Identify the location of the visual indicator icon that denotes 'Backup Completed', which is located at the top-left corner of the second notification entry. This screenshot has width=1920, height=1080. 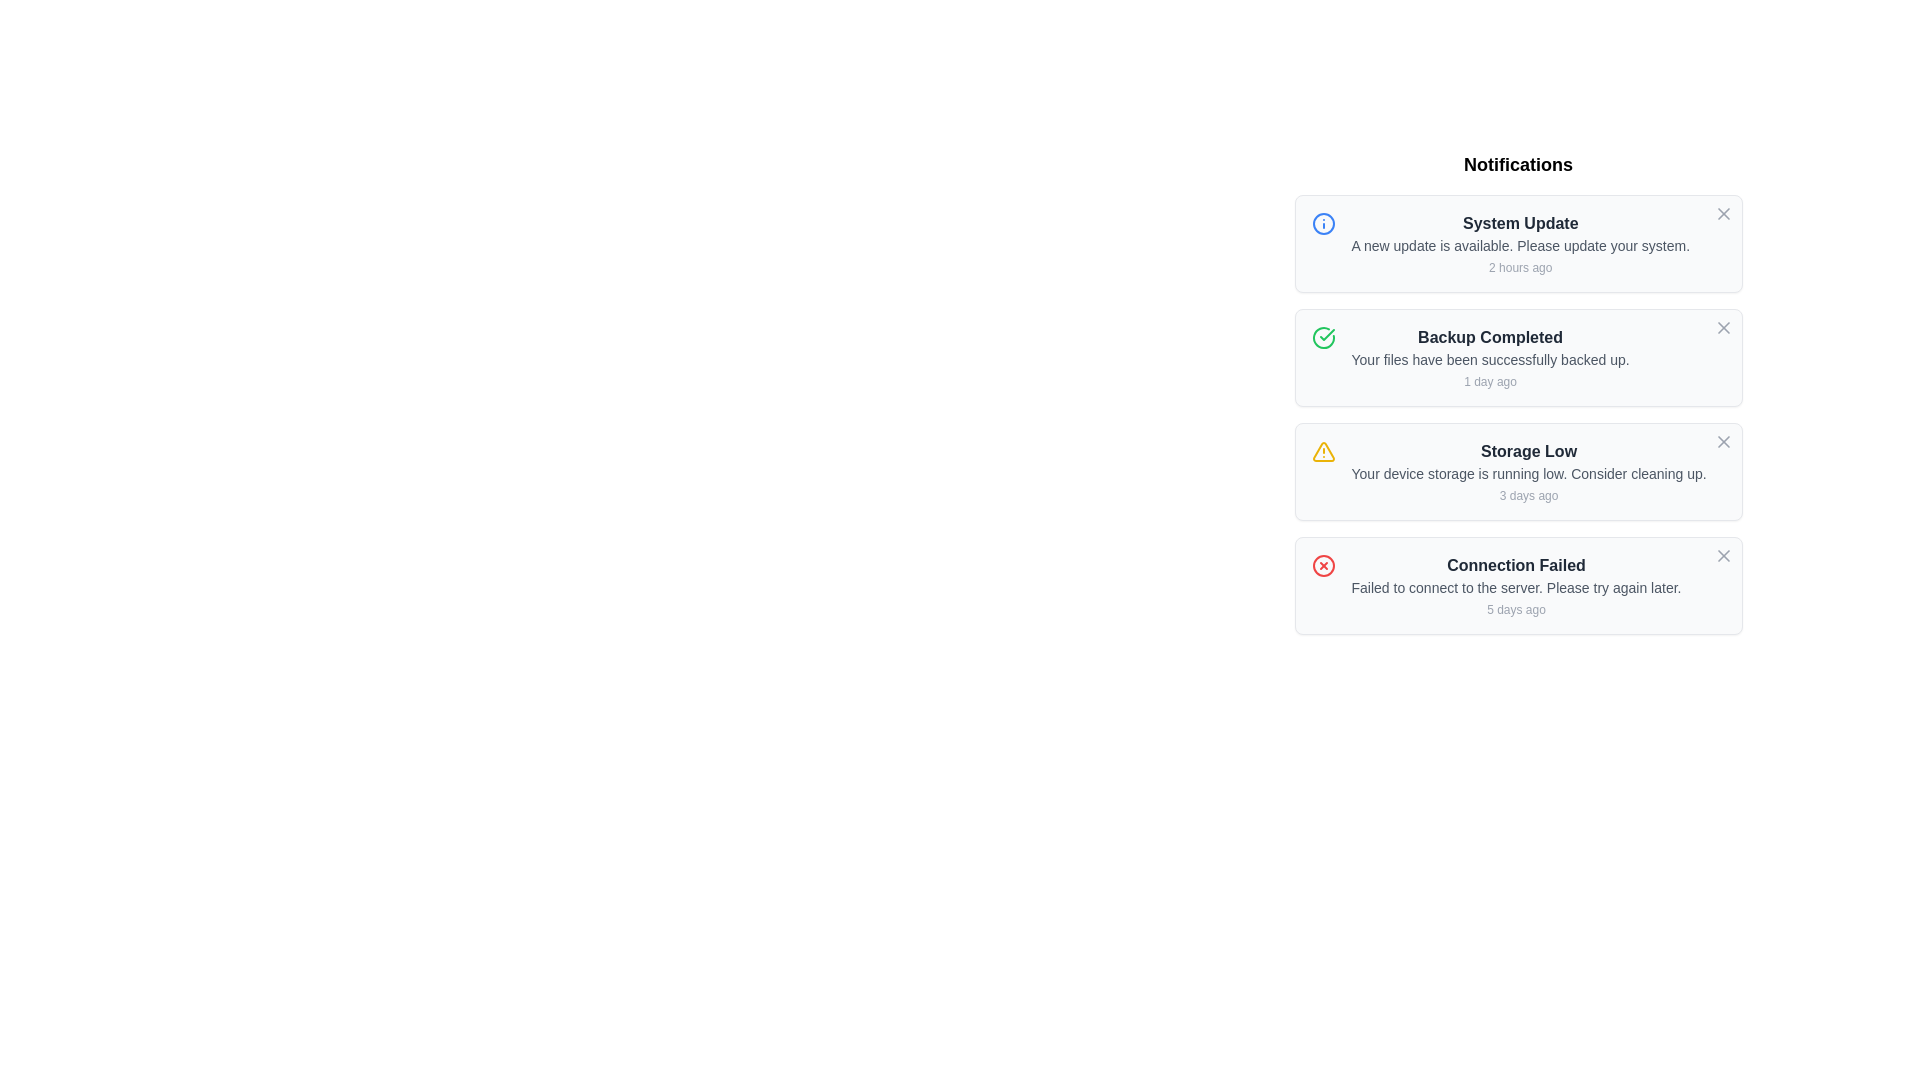
(1323, 337).